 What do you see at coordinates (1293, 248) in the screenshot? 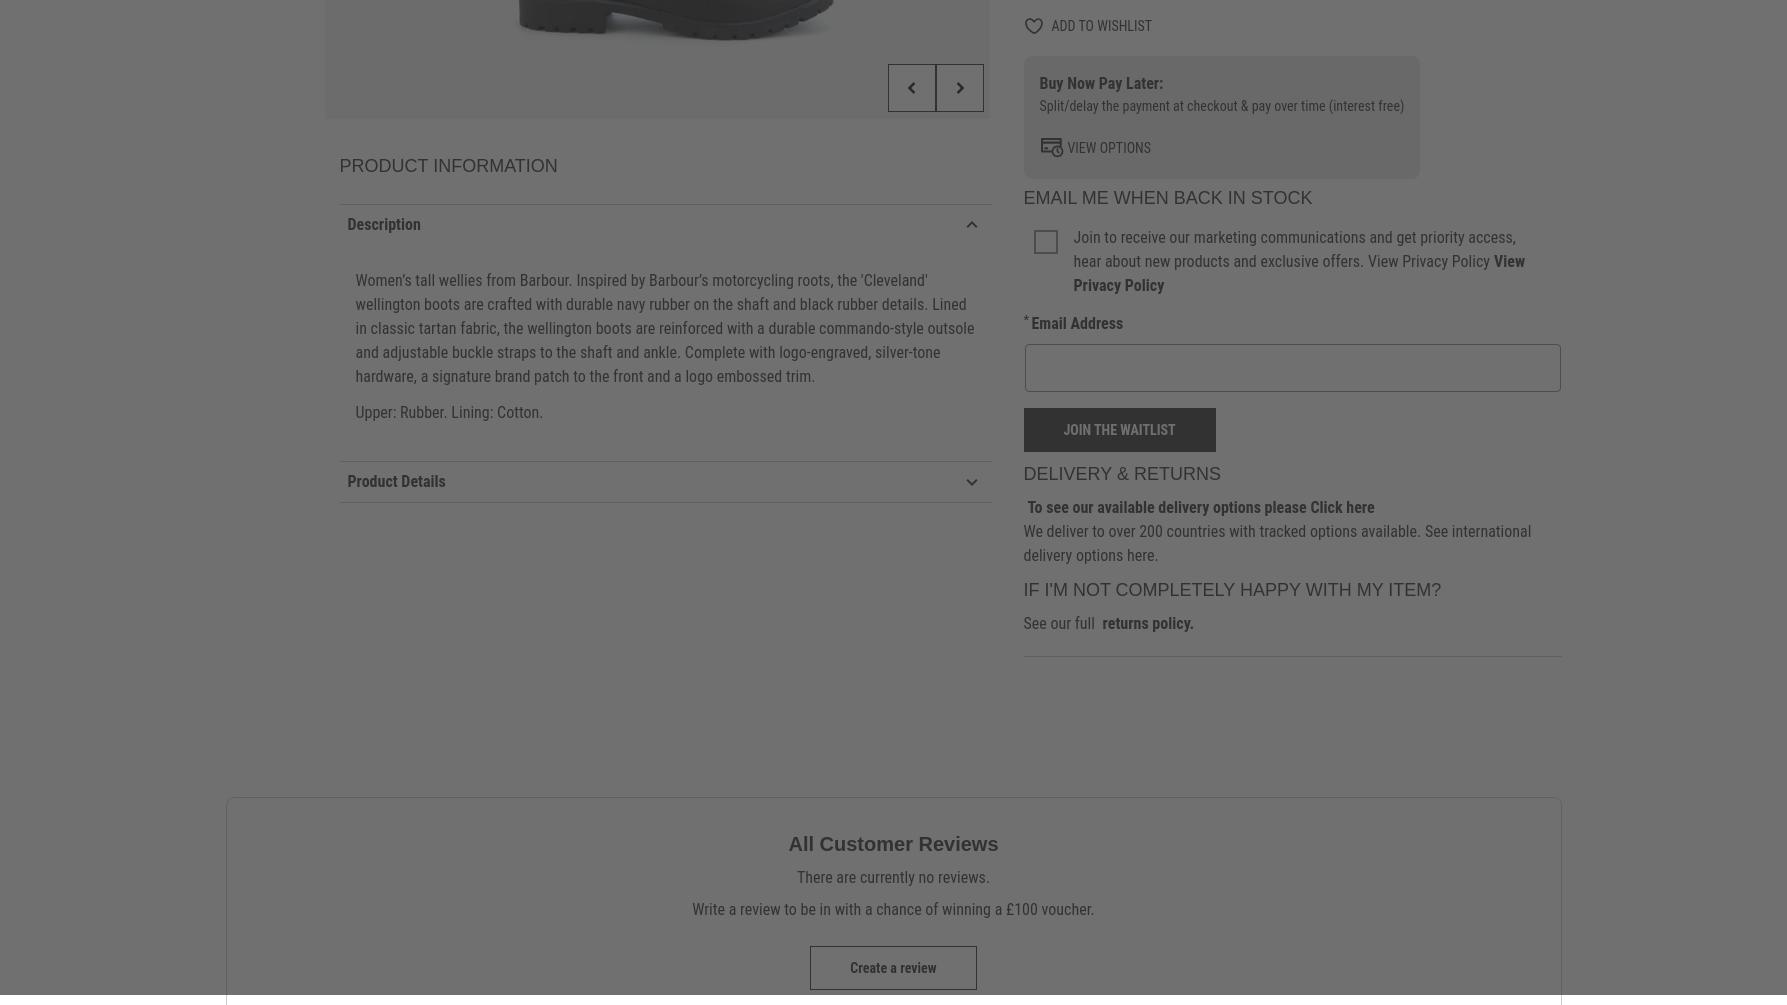
I see `'Join to receive our marketing communications and get priority access, hear about new products and exclusive offers. View Privacy Policy'` at bounding box center [1293, 248].